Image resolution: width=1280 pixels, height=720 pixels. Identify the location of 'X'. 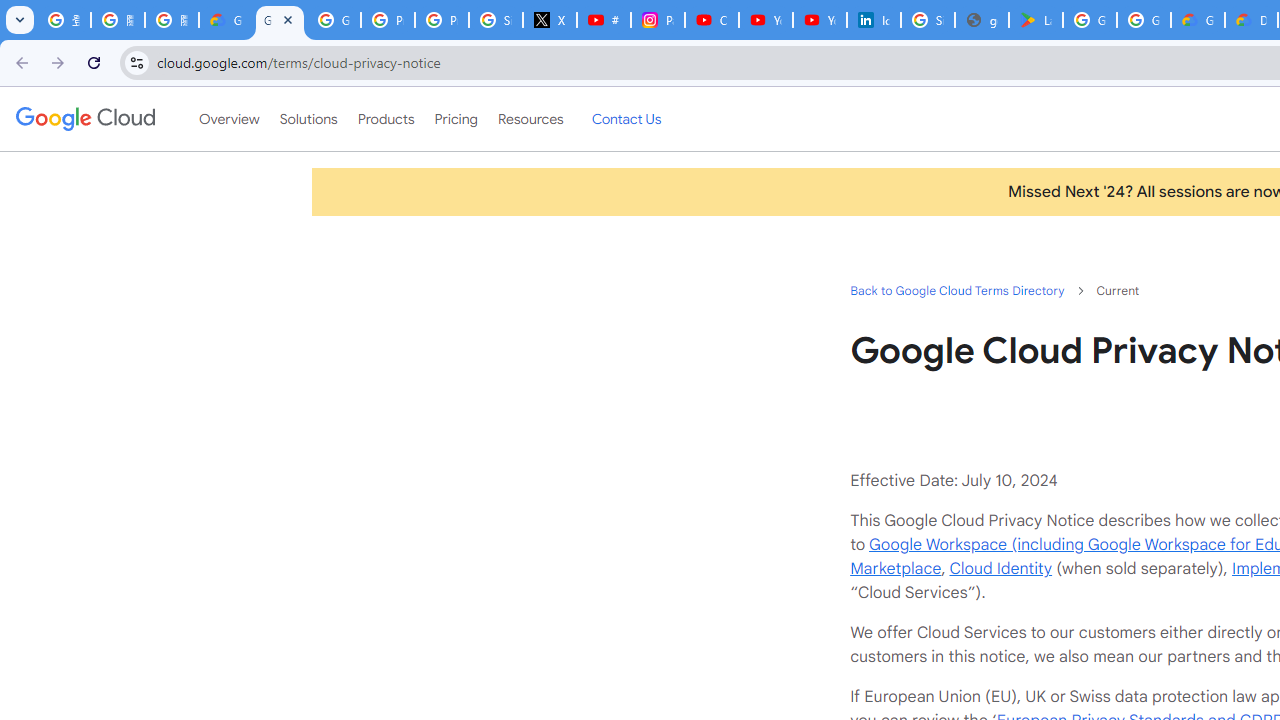
(550, 20).